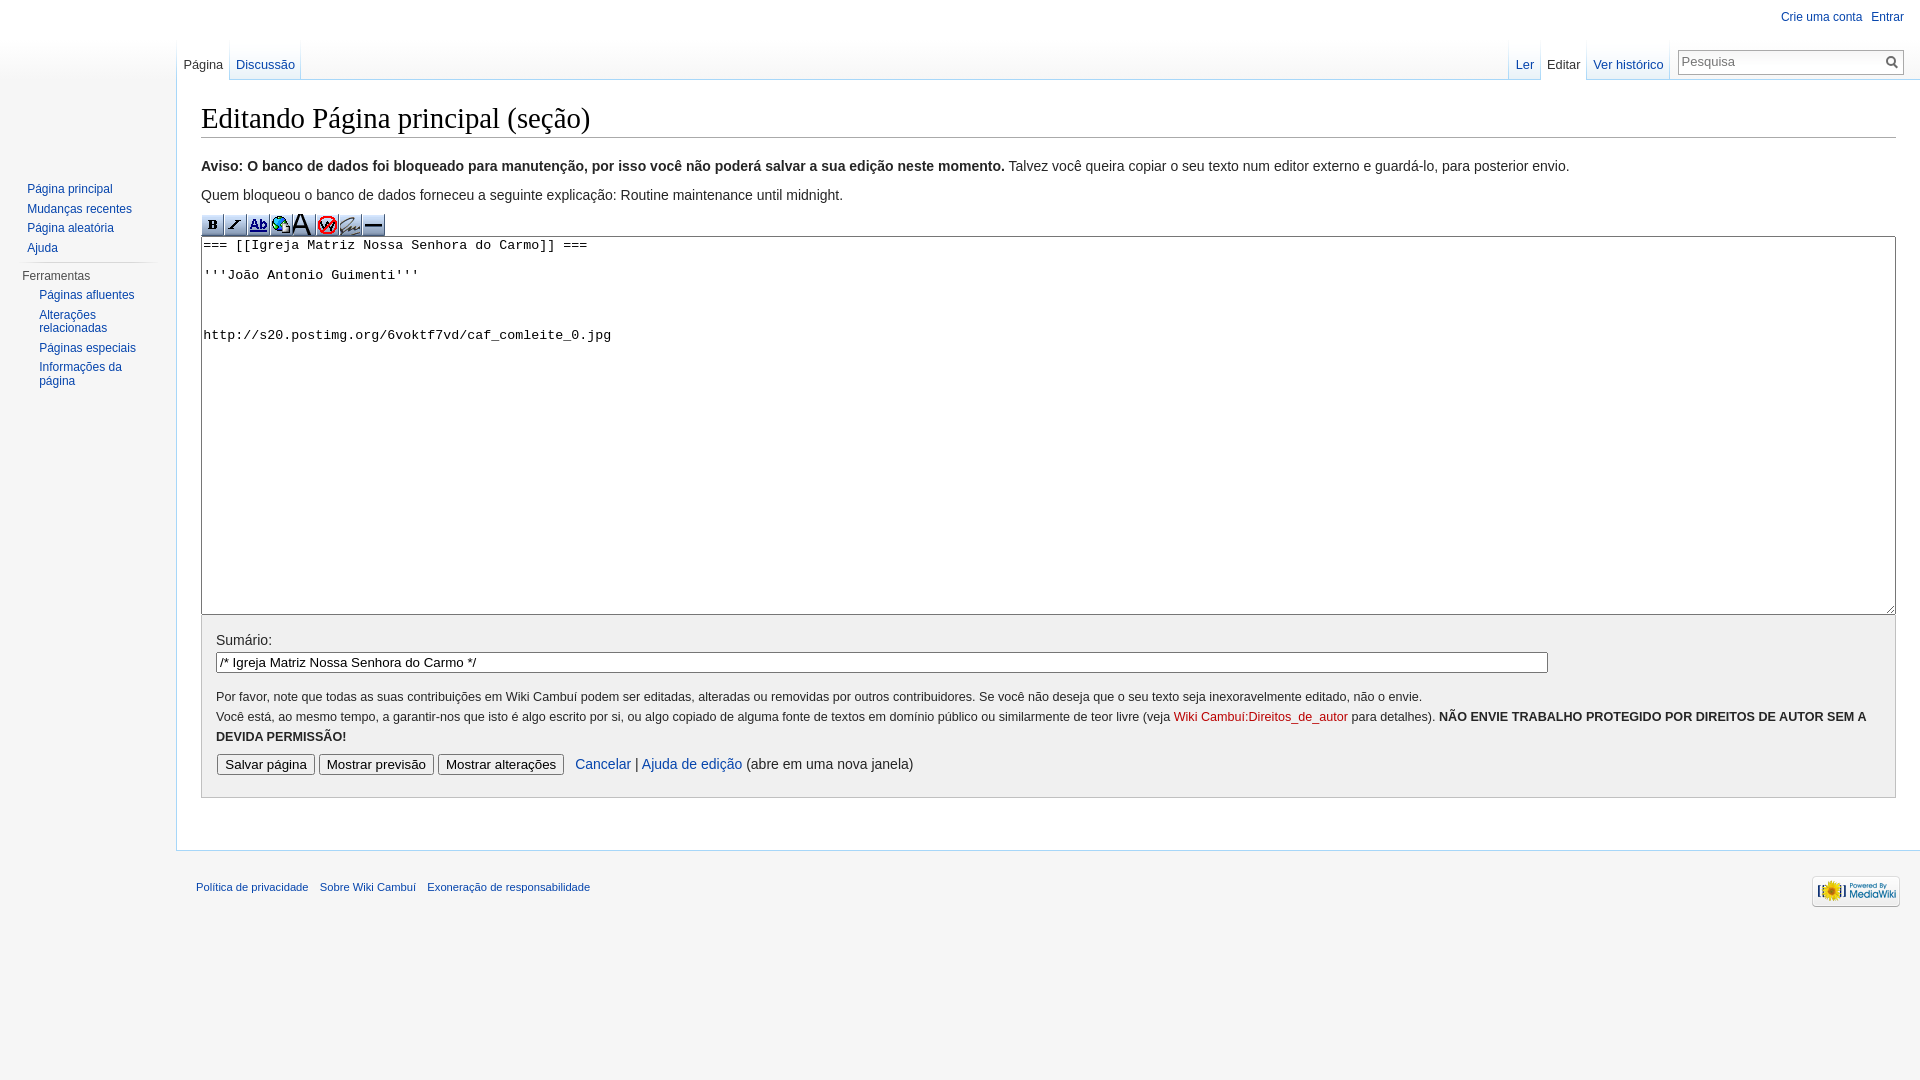 This screenshot has width=1920, height=1080. I want to click on 'Sua assinatura, com hora e data', so click(350, 224).